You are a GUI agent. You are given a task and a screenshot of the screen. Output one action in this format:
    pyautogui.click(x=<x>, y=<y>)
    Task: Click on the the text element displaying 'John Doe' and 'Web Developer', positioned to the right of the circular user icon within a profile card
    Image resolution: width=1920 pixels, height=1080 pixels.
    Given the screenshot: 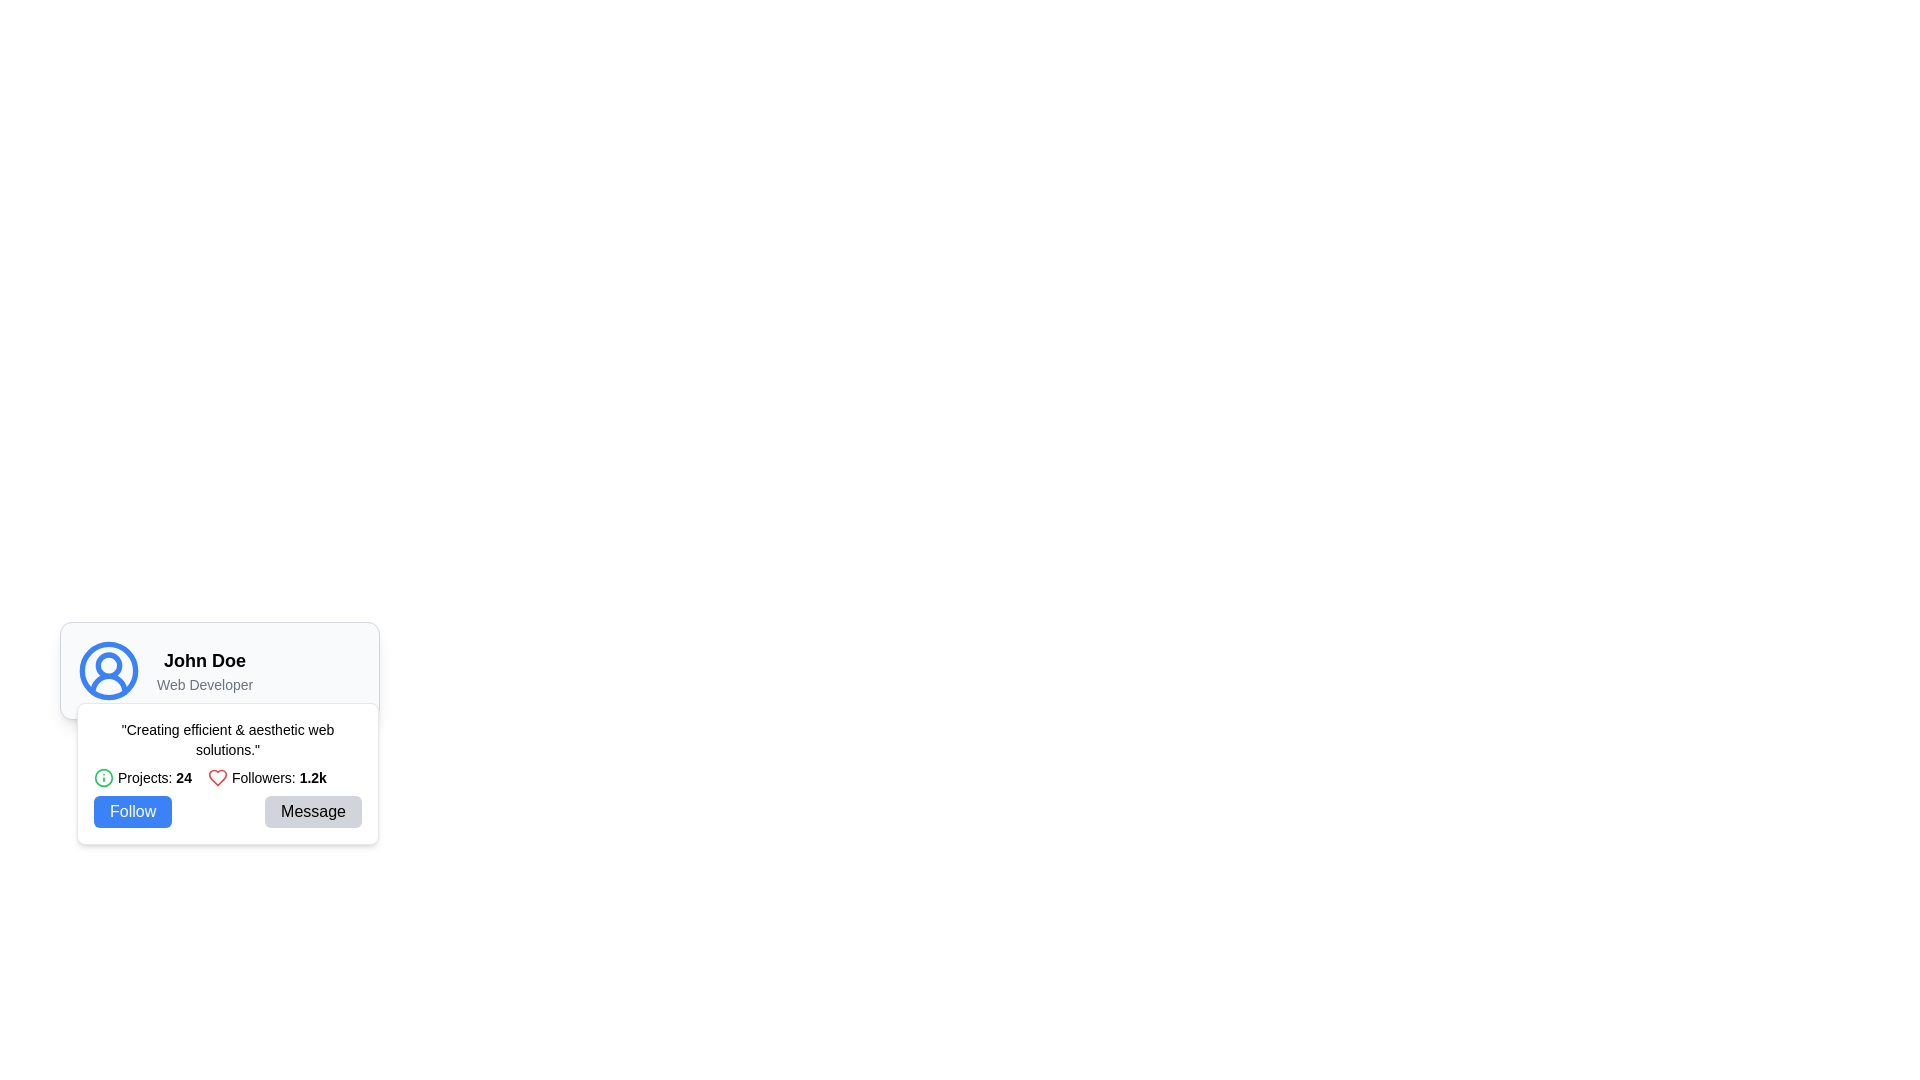 What is the action you would take?
    pyautogui.click(x=205, y=671)
    